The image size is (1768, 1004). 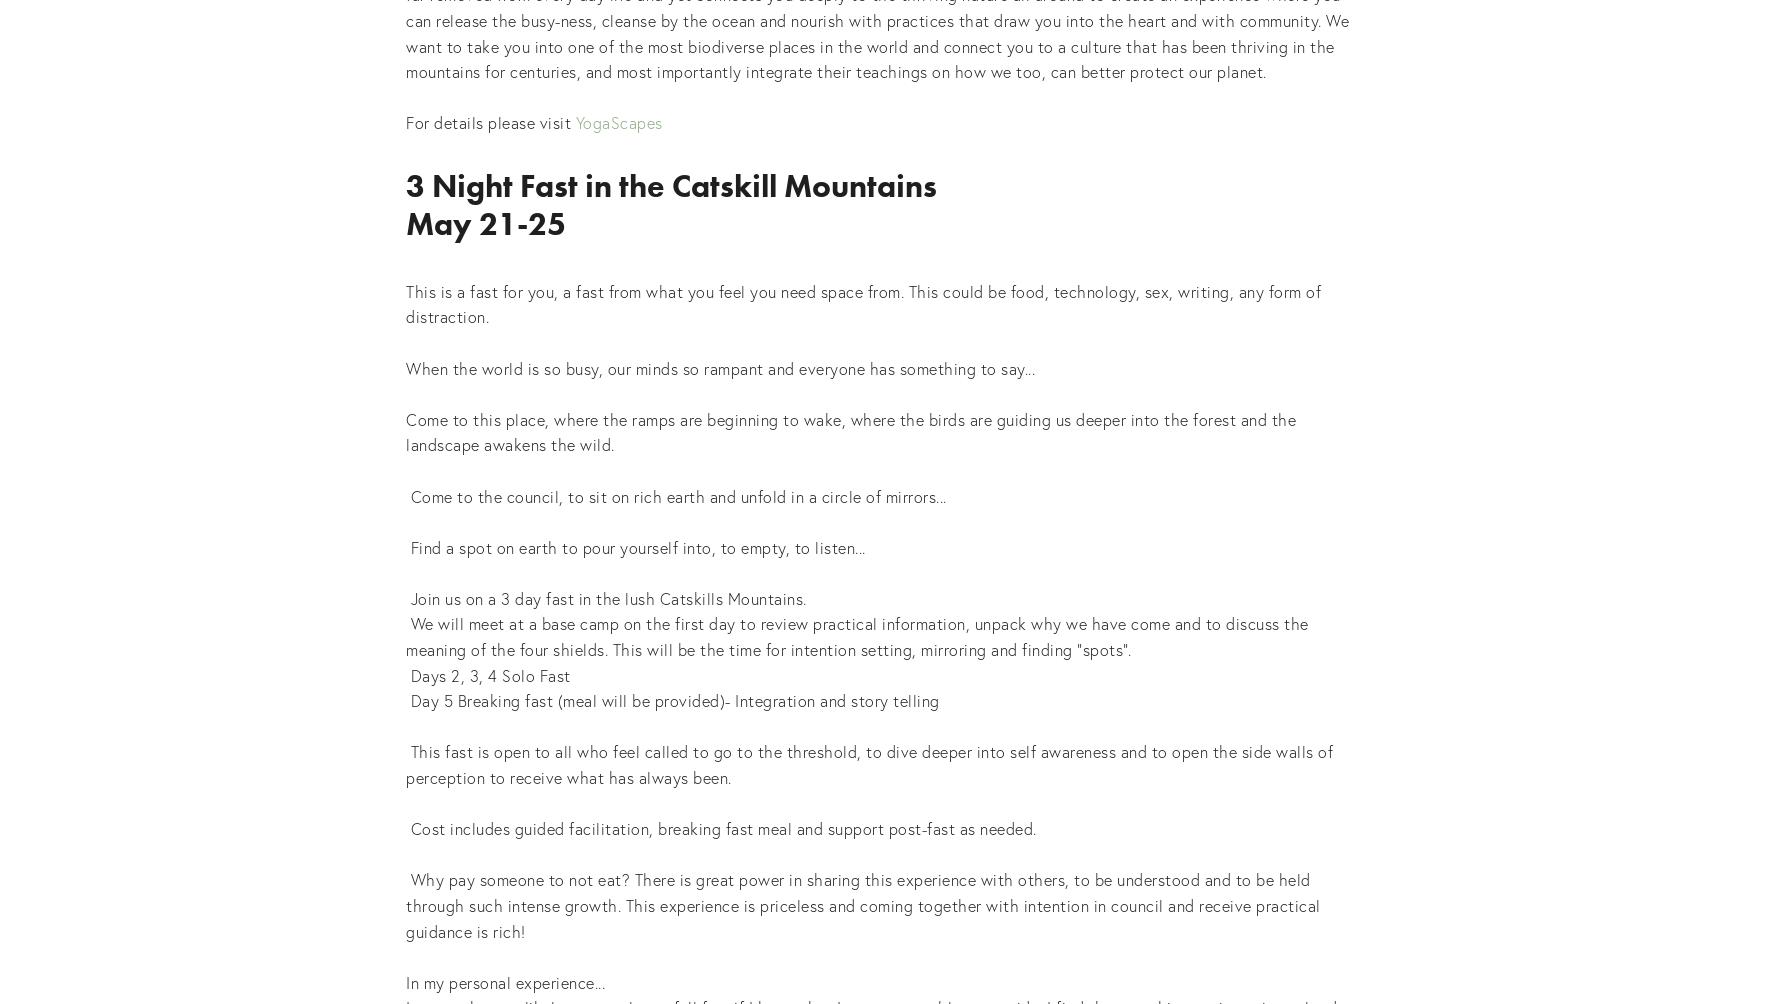 What do you see at coordinates (859, 635) in the screenshot?
I see `'We will meet at a base camp on the first day to review practical information, unpack why we have come and to discuss the meaning of the four shields. This will be the time for intention setting, mirroring and finding "spots".'` at bounding box center [859, 635].